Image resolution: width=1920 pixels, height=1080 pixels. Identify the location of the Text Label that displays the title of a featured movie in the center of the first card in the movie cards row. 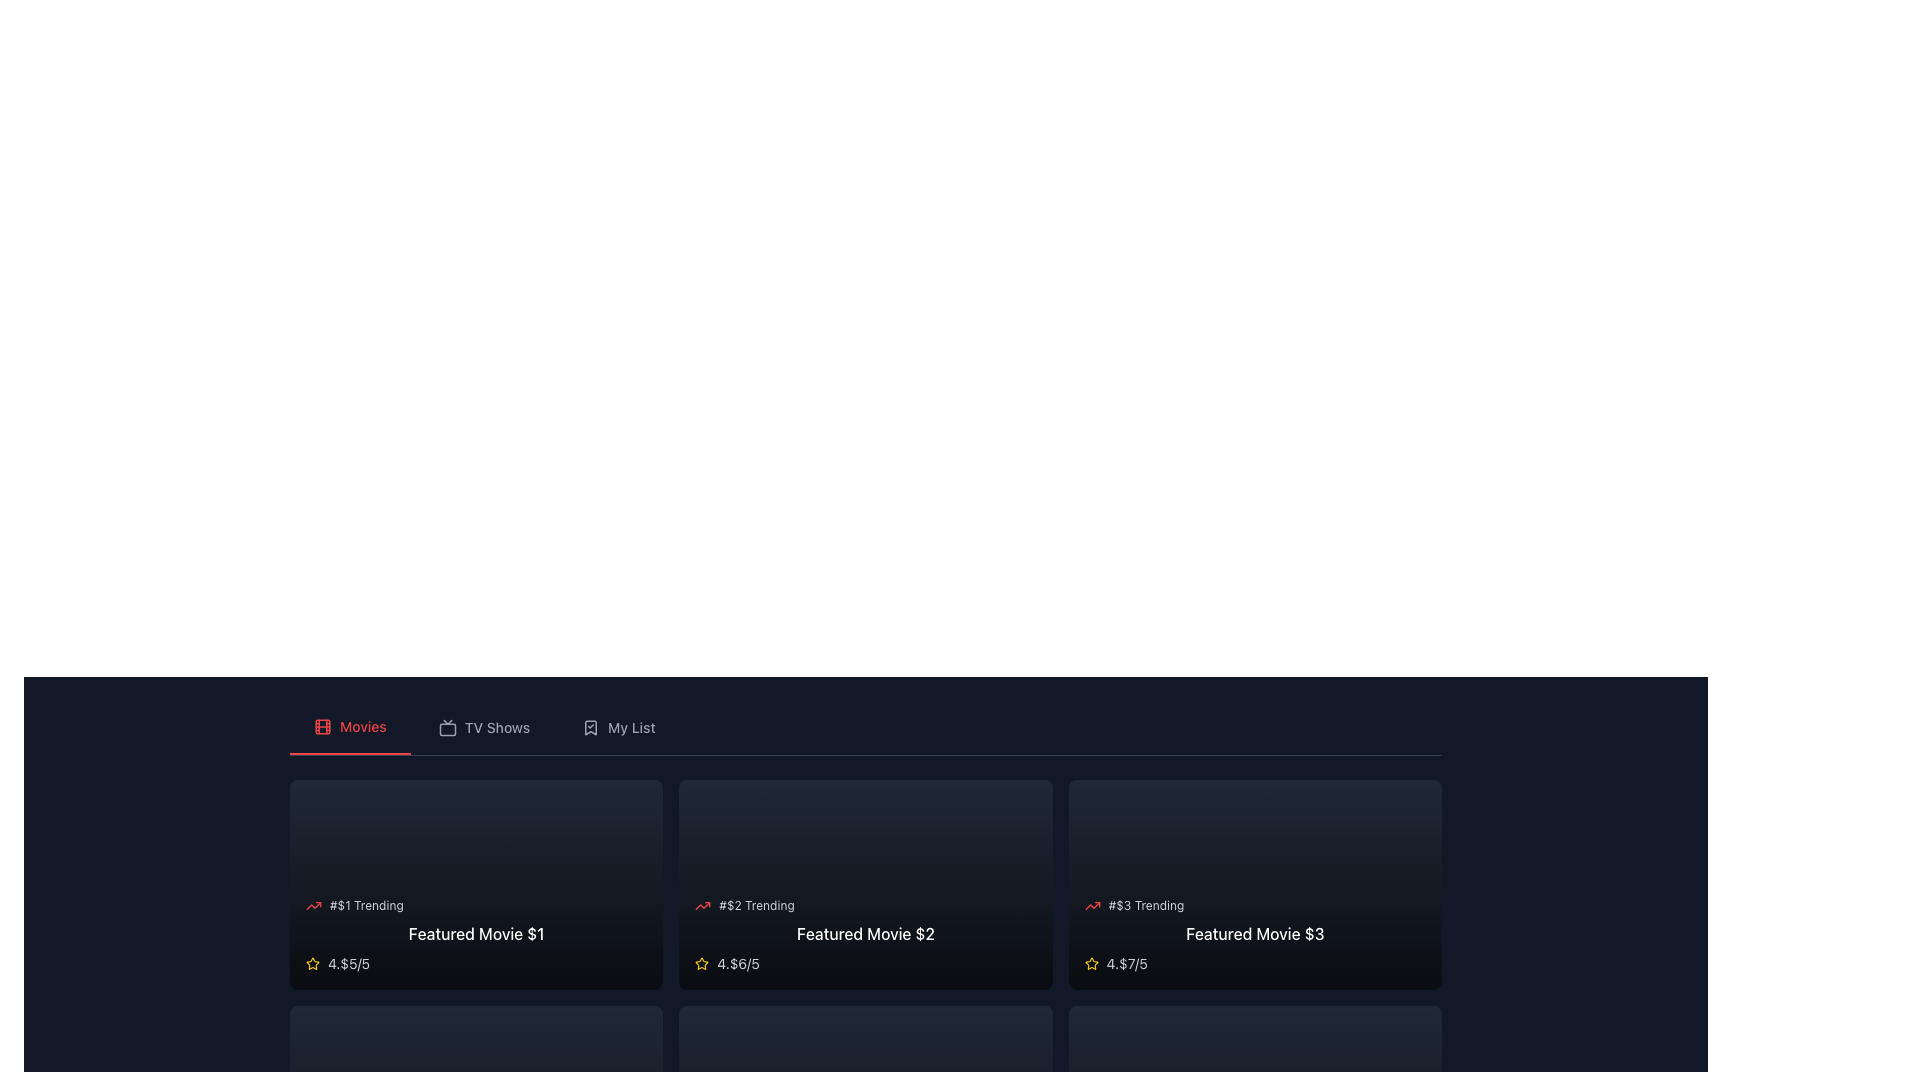
(475, 933).